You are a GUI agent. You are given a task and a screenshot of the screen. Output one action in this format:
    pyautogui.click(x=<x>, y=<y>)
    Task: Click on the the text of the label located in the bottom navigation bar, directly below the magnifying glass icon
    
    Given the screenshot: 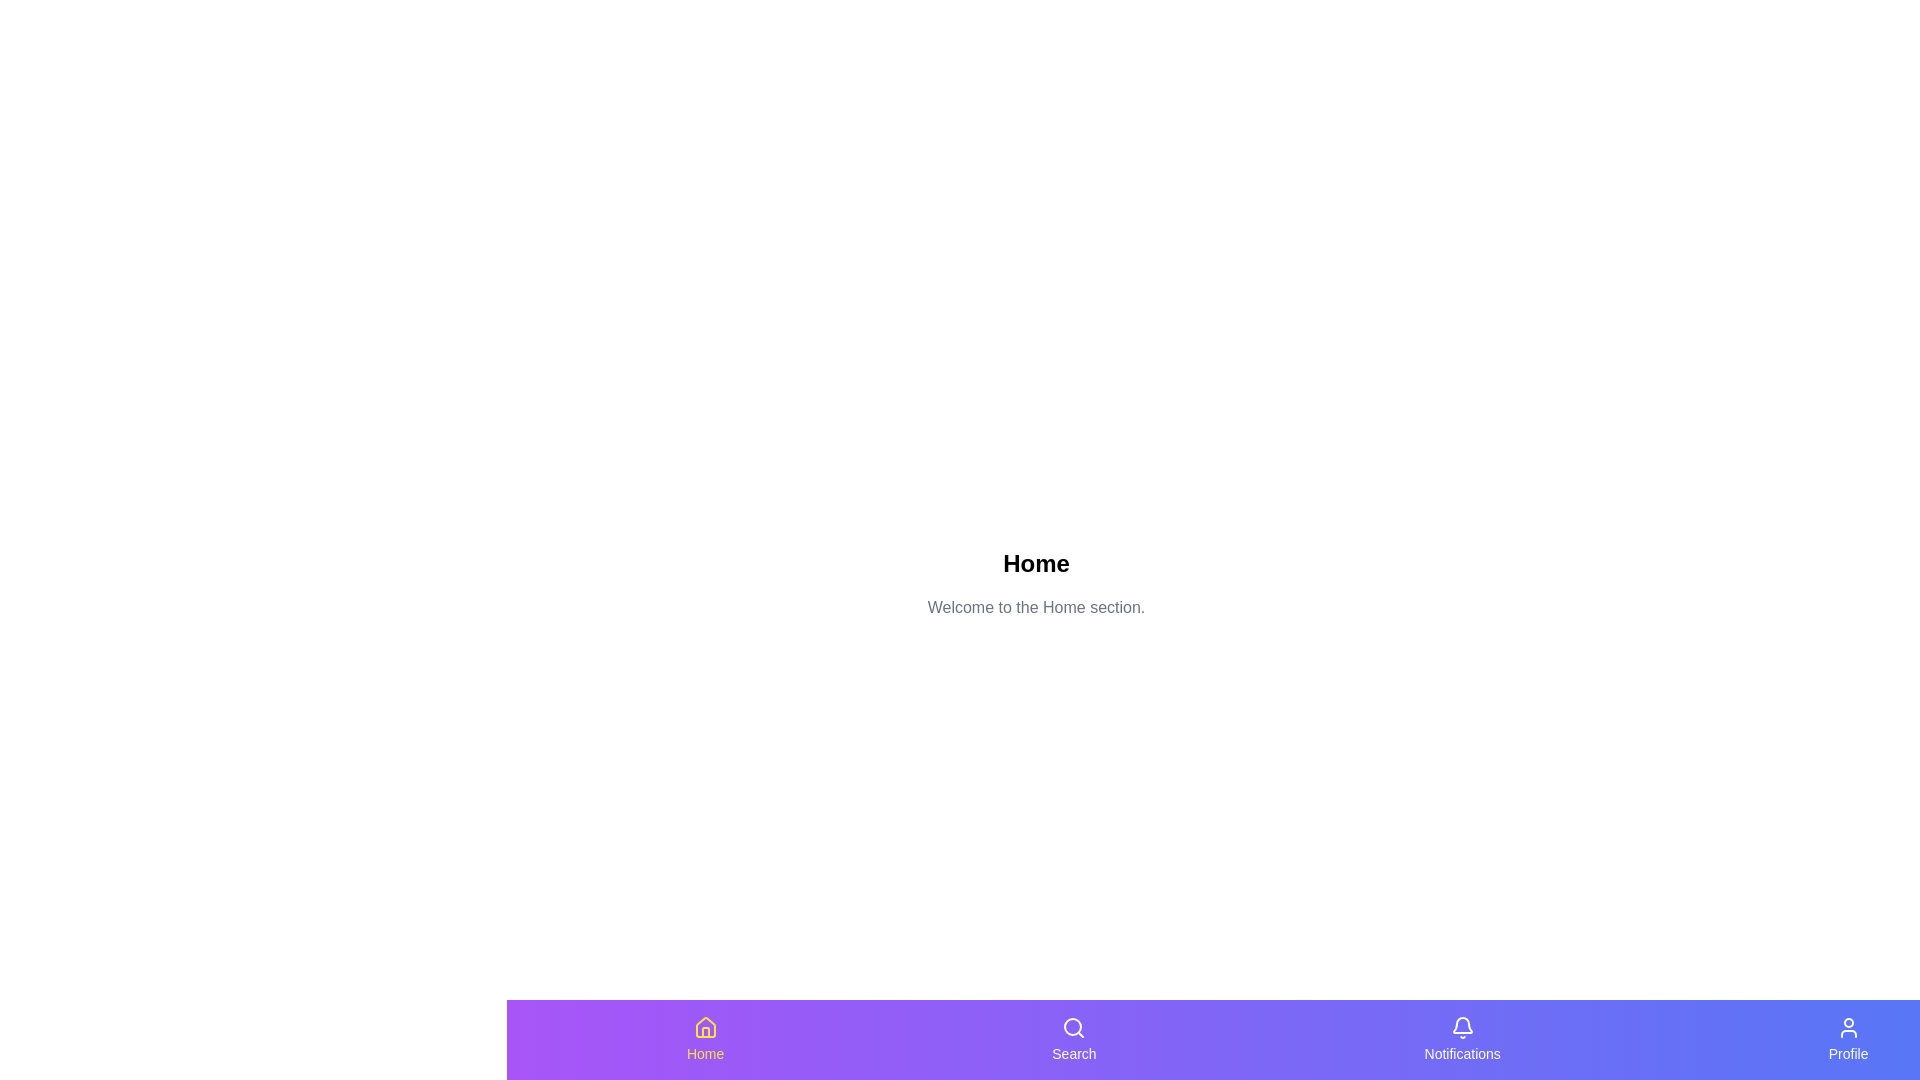 What is the action you would take?
    pyautogui.click(x=1073, y=1052)
    